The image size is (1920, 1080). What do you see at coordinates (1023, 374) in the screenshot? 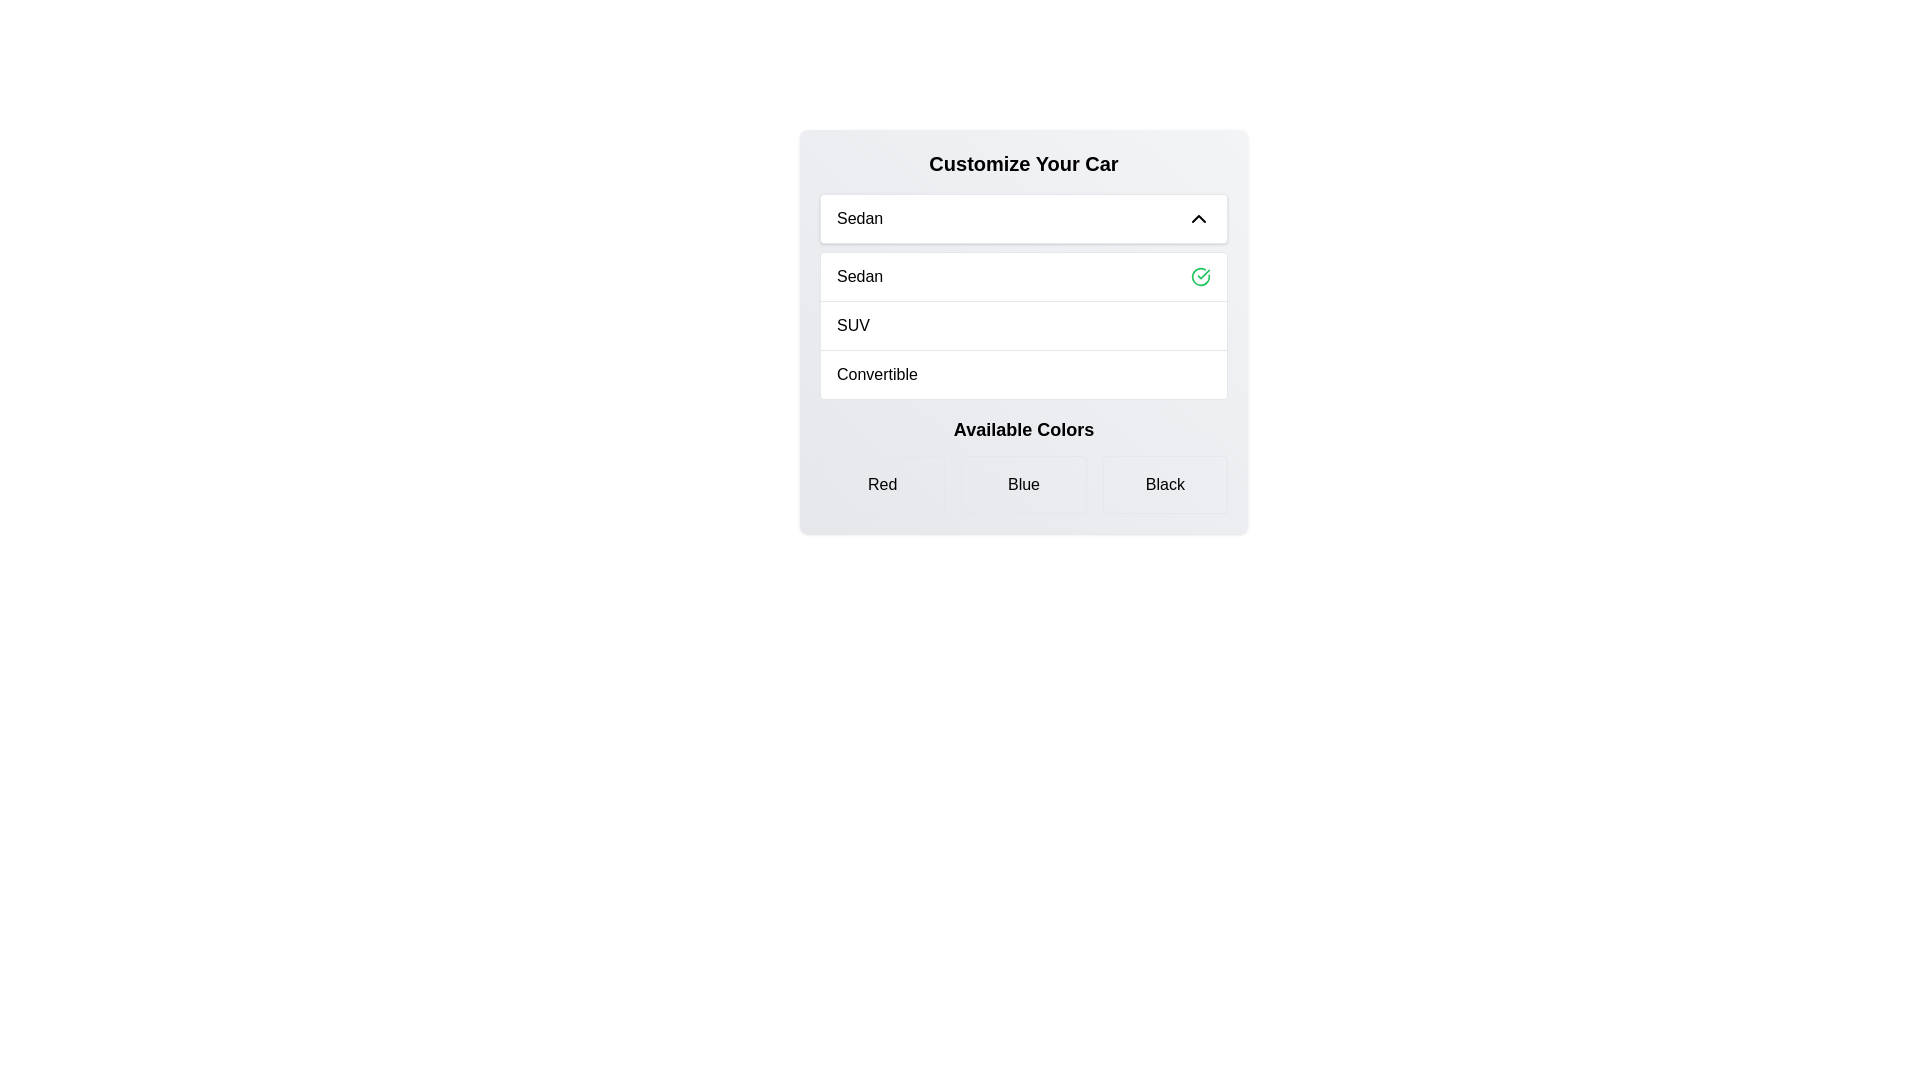
I see `the 'Convertible' dropdown option, which is the third choice in the 'Customize Your Car' menu, located below 'Sedan' and 'SUV'` at bounding box center [1023, 374].